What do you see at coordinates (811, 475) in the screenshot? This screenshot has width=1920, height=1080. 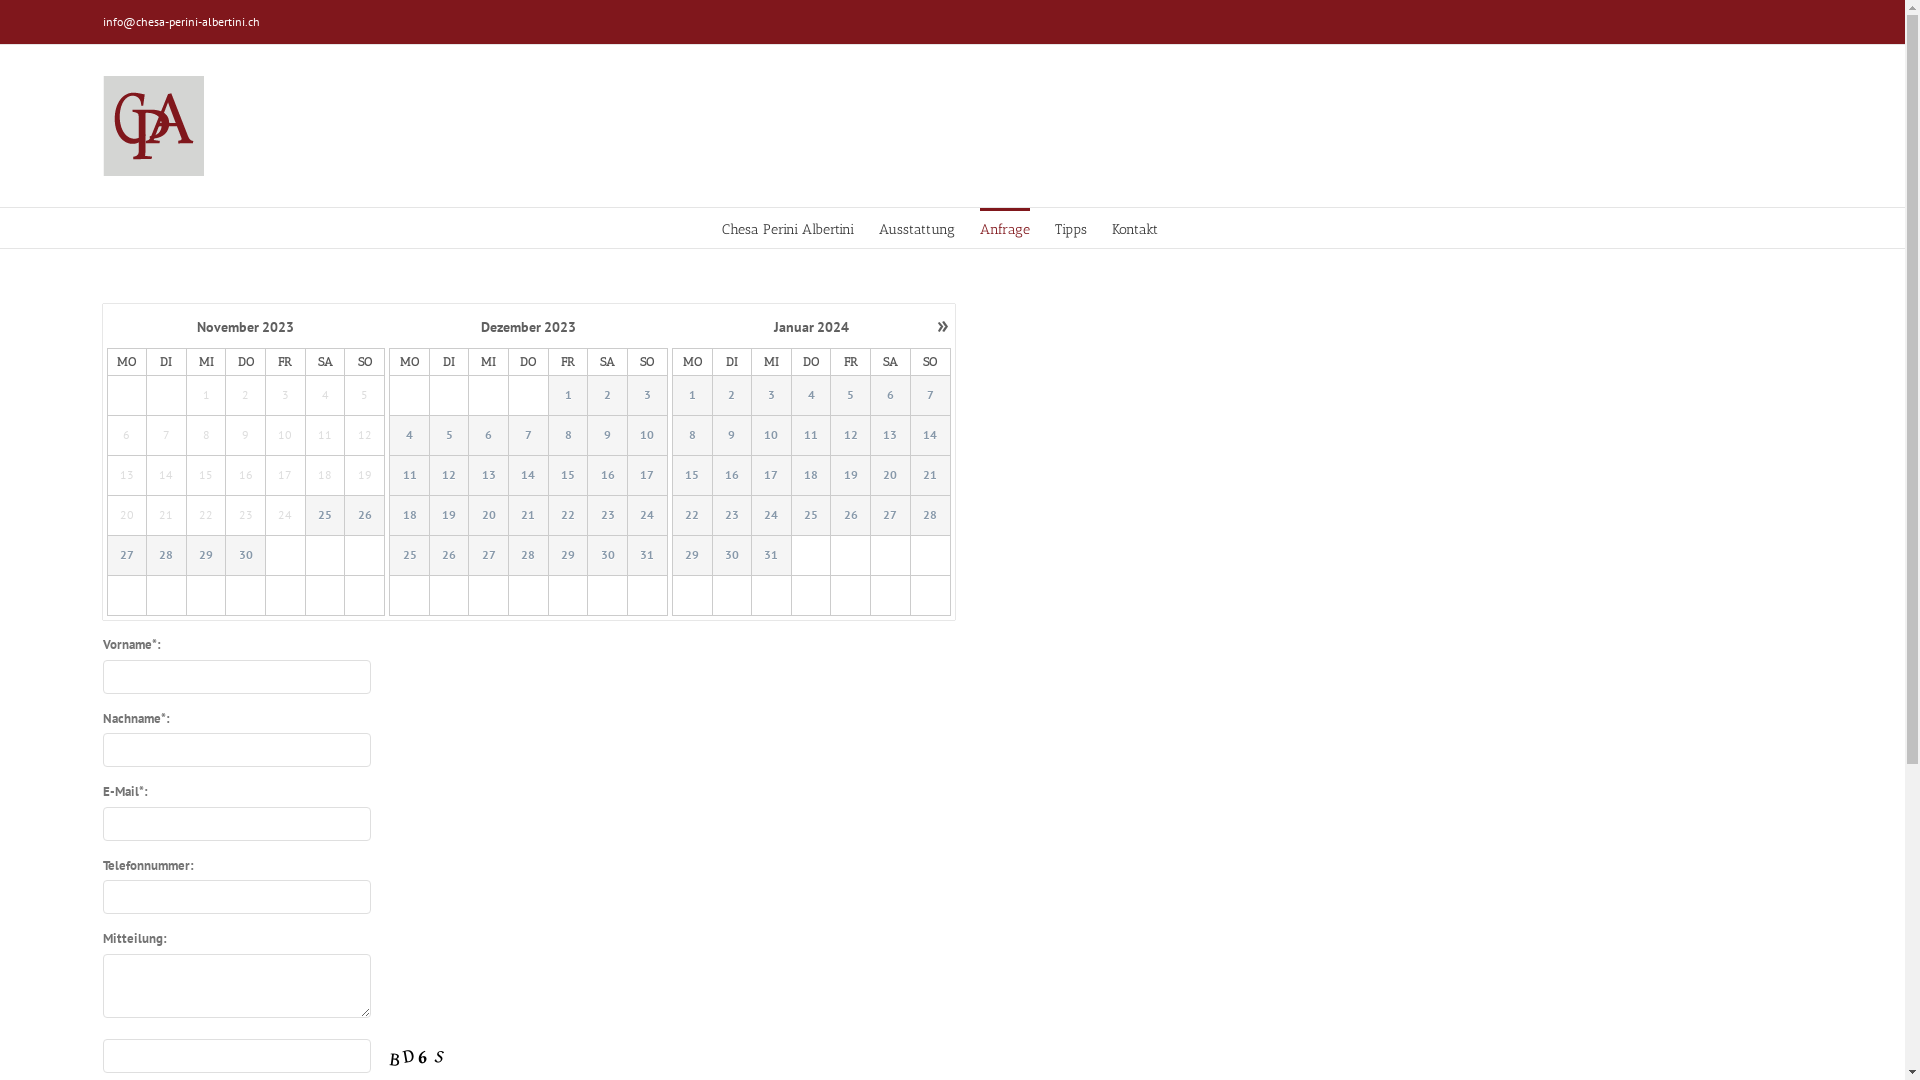 I see `'18'` at bounding box center [811, 475].